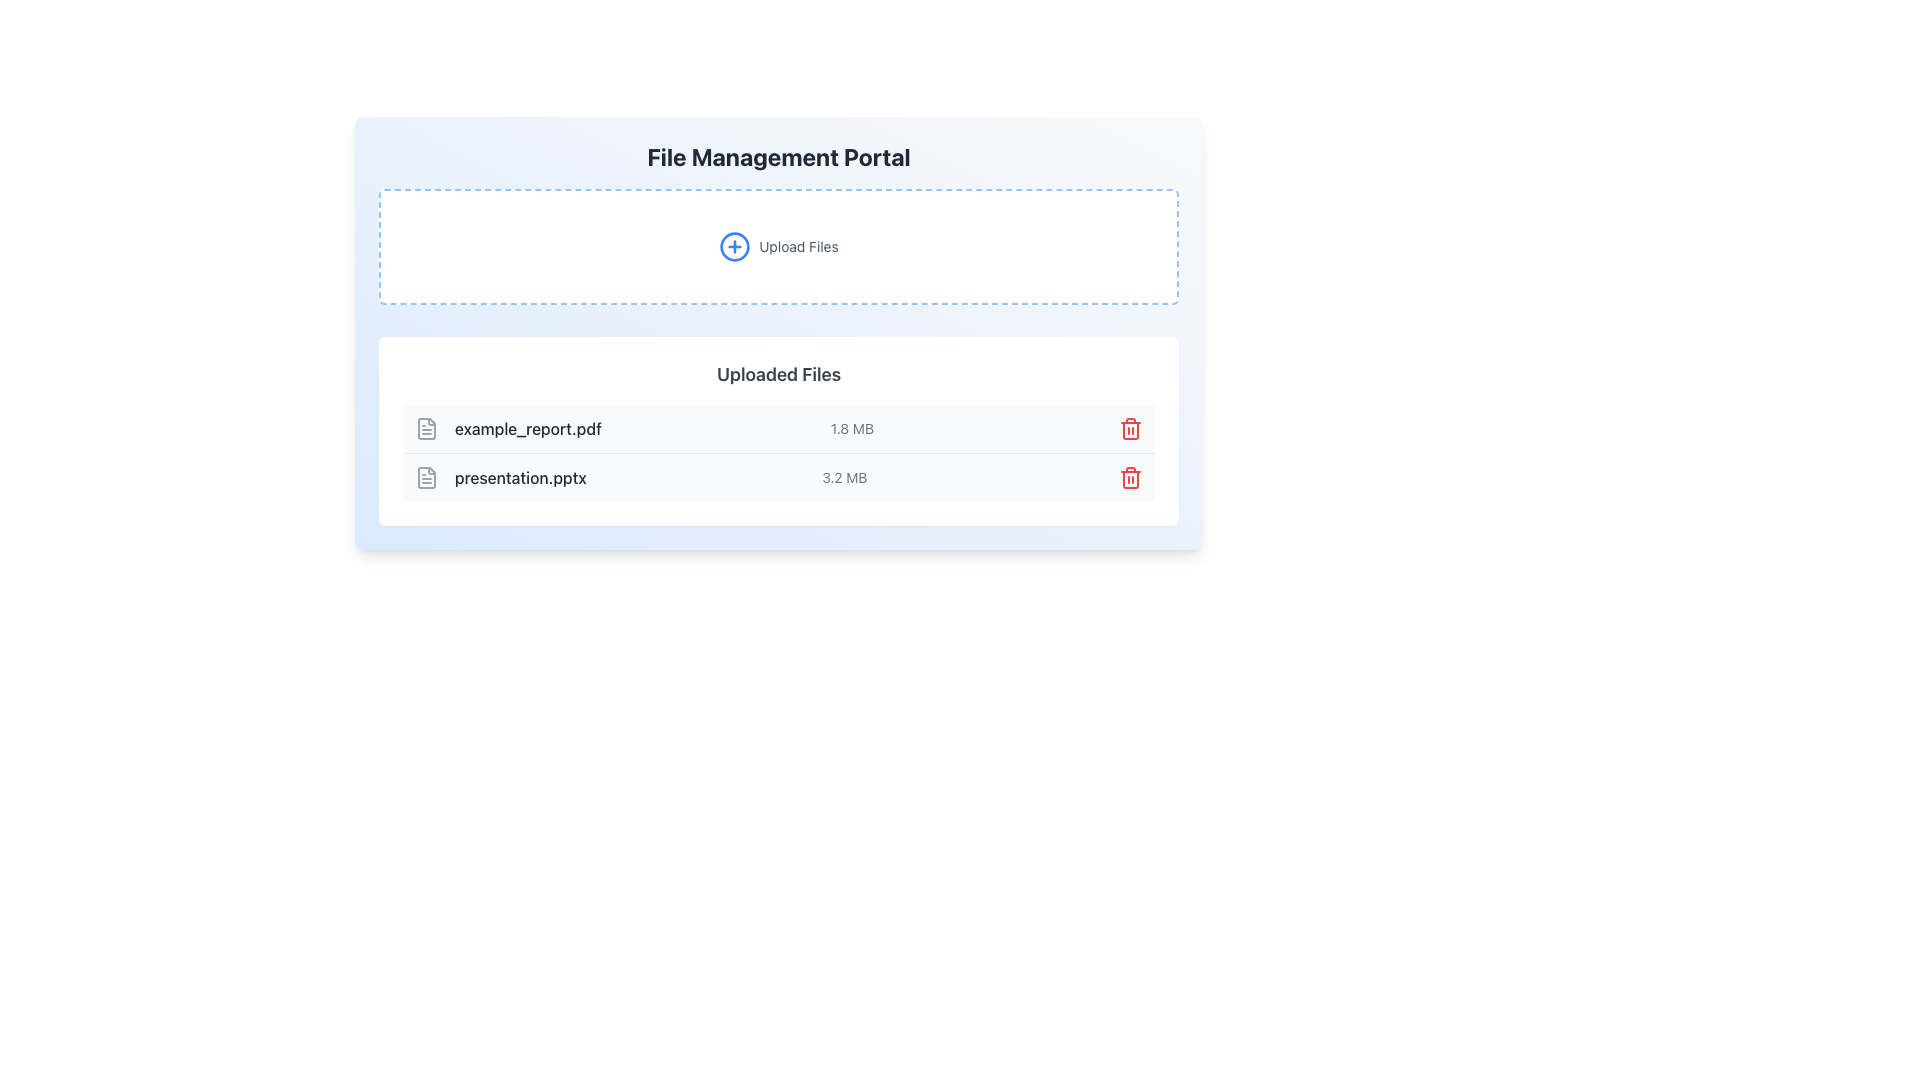 Image resolution: width=1920 pixels, height=1080 pixels. I want to click on the circular blue outlined '+' icon located in the 'Upload Files' section, so click(734, 245).